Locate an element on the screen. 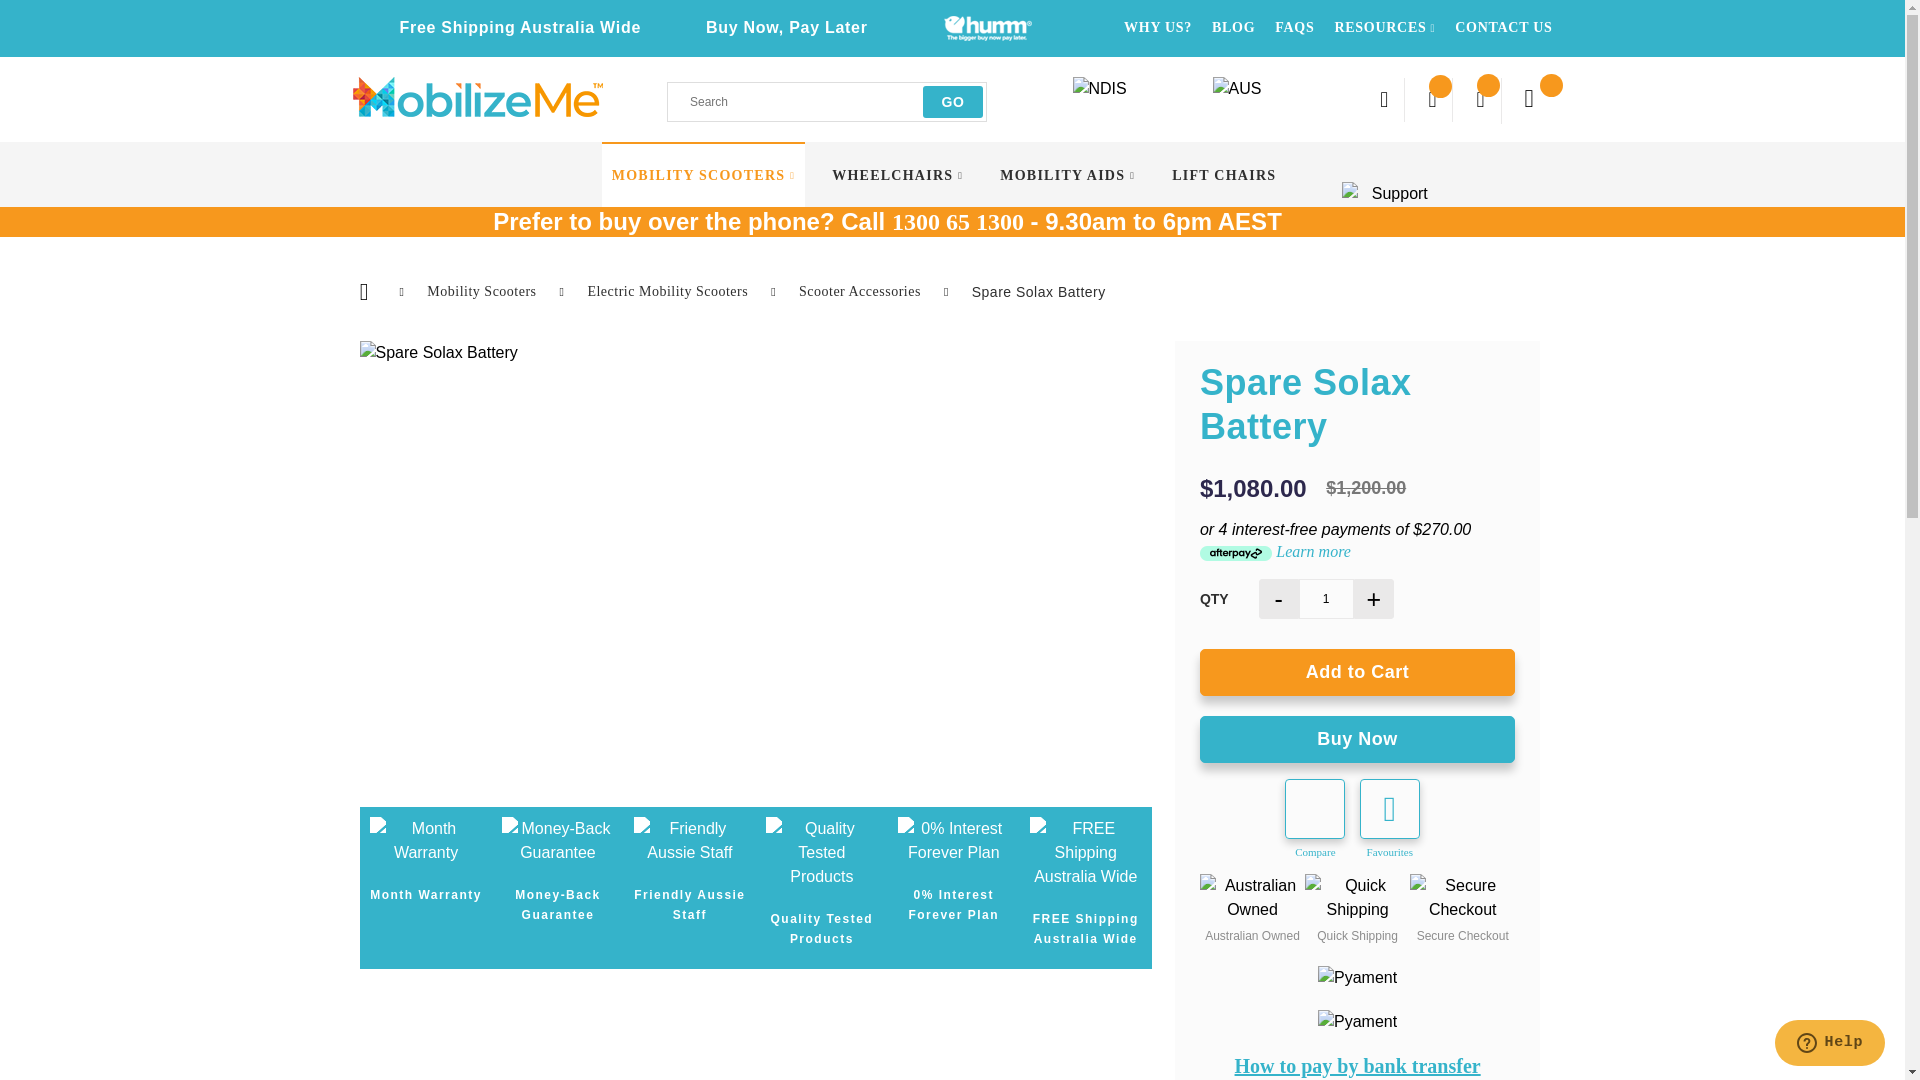 This screenshot has height=1080, width=1920. 'RESOURCES' is located at coordinates (1334, 27).